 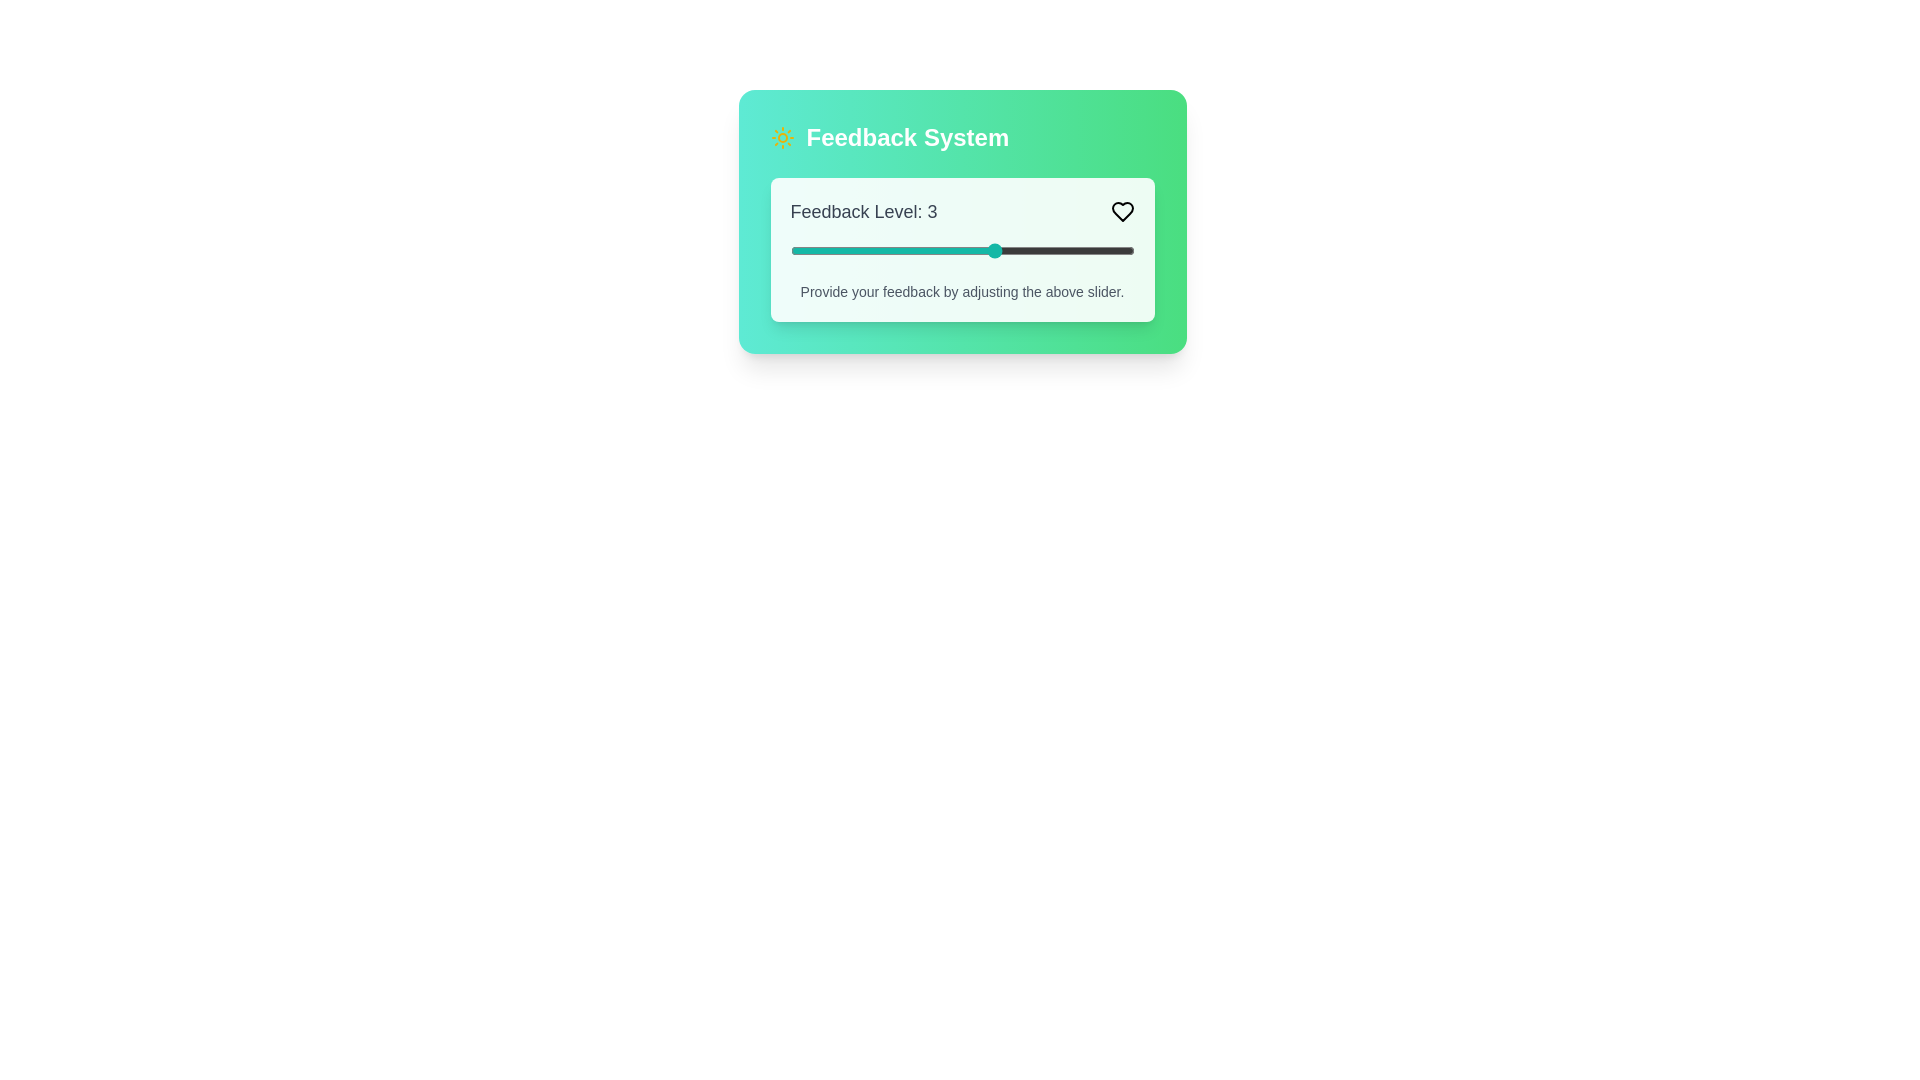 What do you see at coordinates (1064, 249) in the screenshot?
I see `the feedback slider to set the feedback level to 4` at bounding box center [1064, 249].